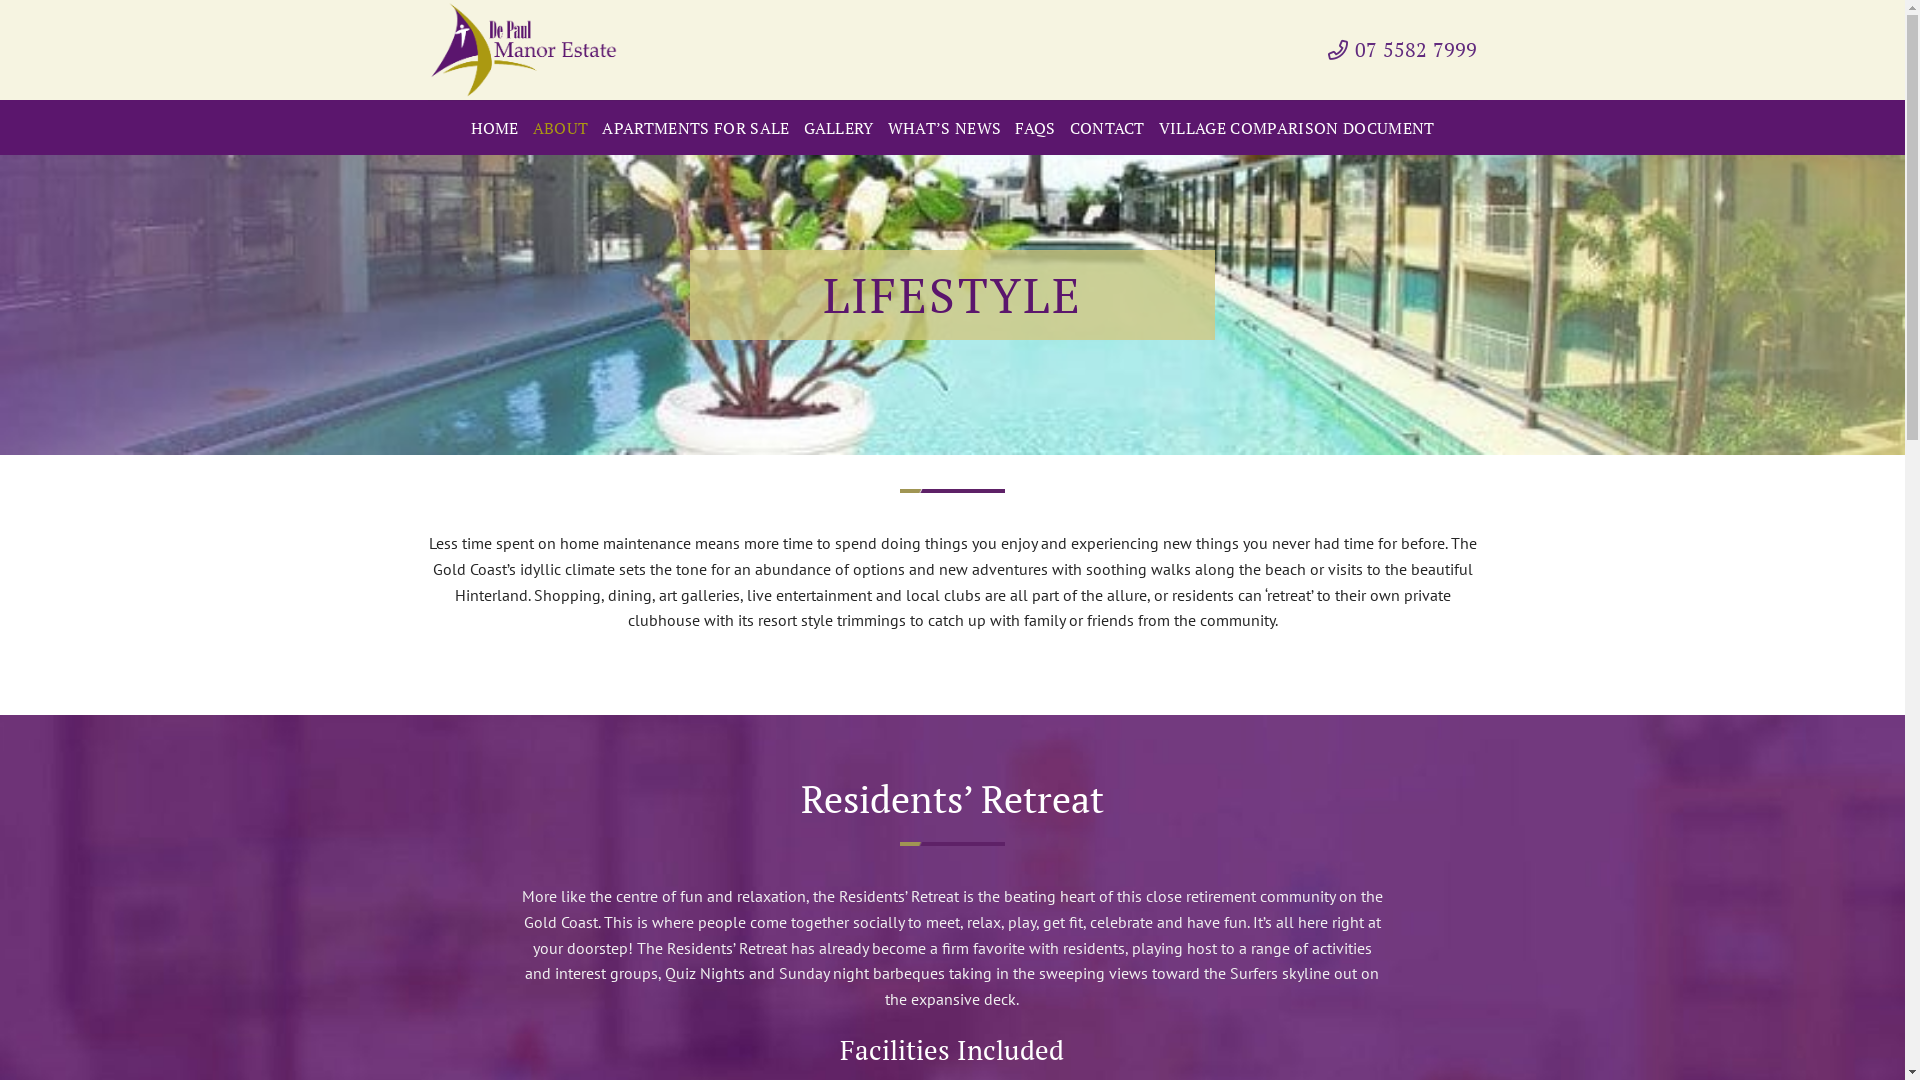 Image resolution: width=1920 pixels, height=1080 pixels. What do you see at coordinates (1328, 49) in the screenshot?
I see `'07 5582 7999'` at bounding box center [1328, 49].